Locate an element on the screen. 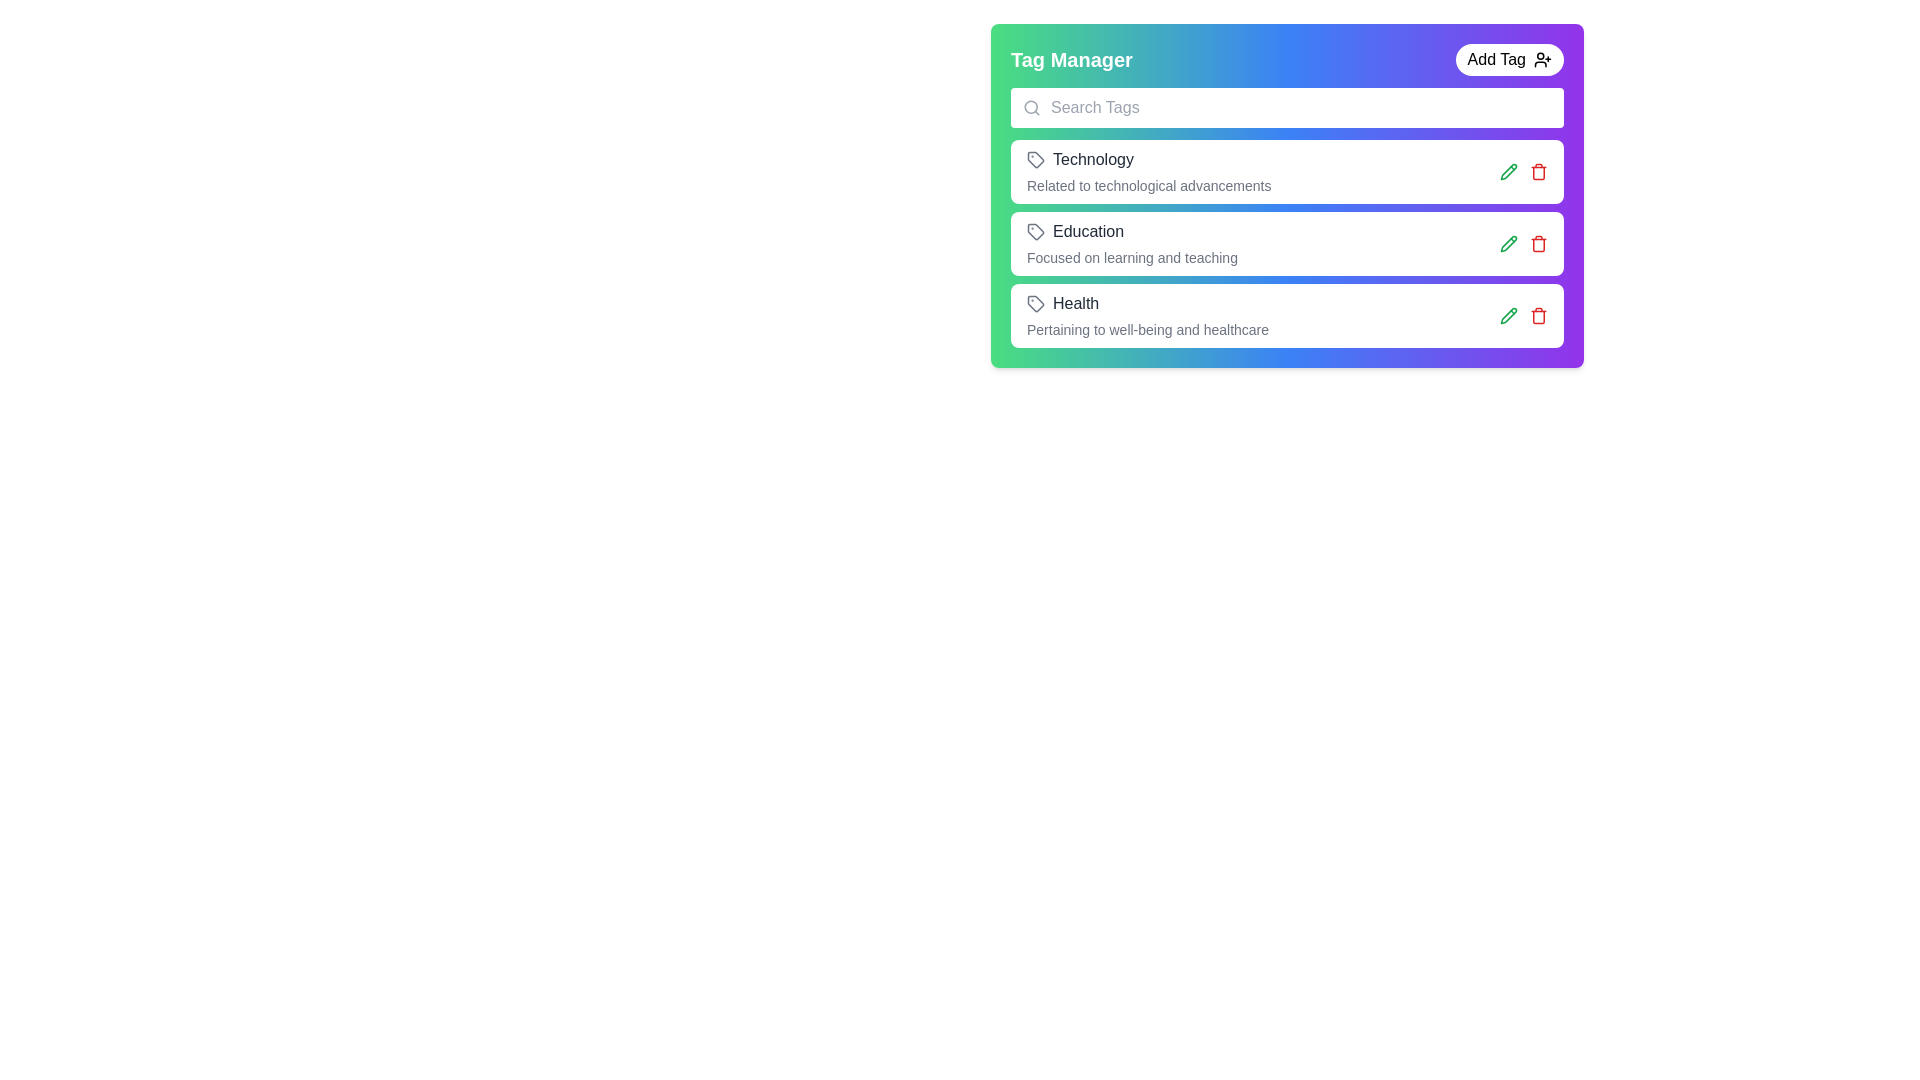 The height and width of the screenshot is (1080, 1920). the red trash icon button in the 'Tag Manager' interface to initiate the delete action is located at coordinates (1538, 171).